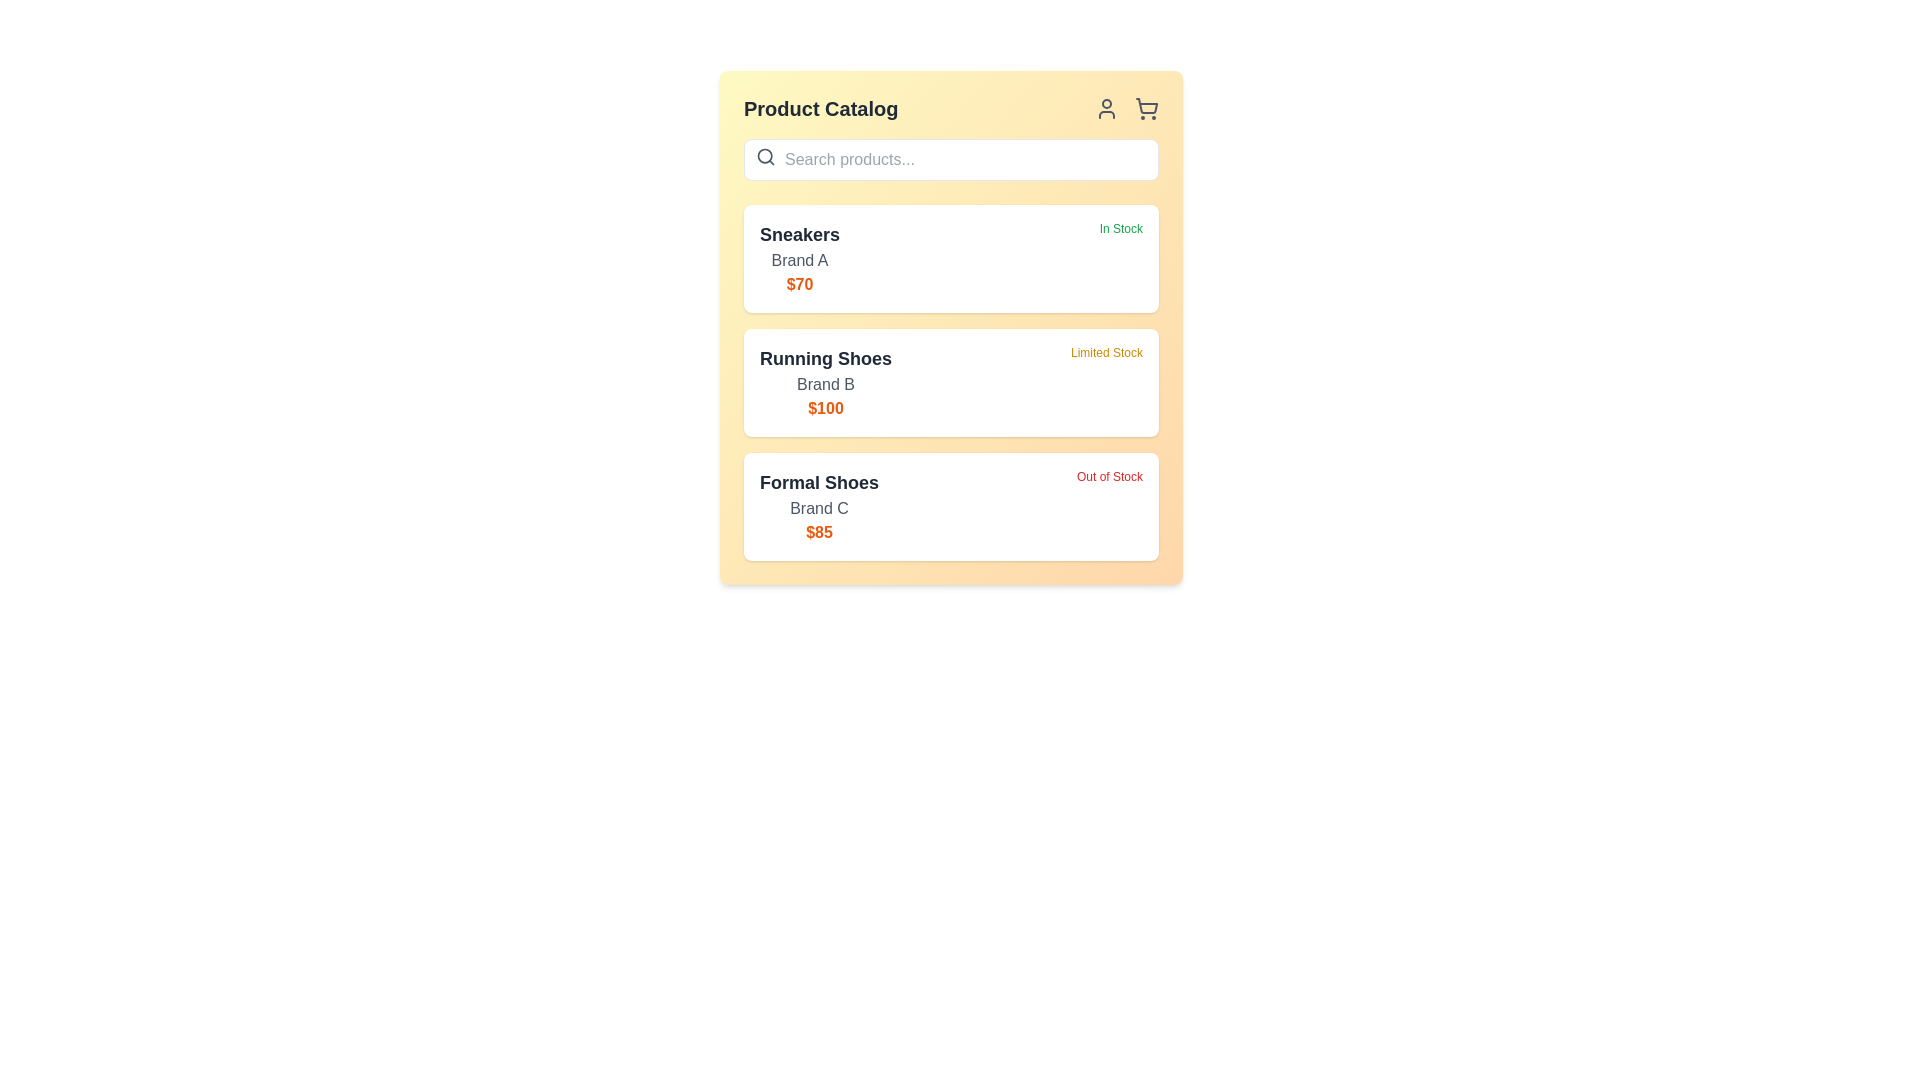  I want to click on the text-based informational component summarizing details about the product 'Sneakers', so click(800, 257).